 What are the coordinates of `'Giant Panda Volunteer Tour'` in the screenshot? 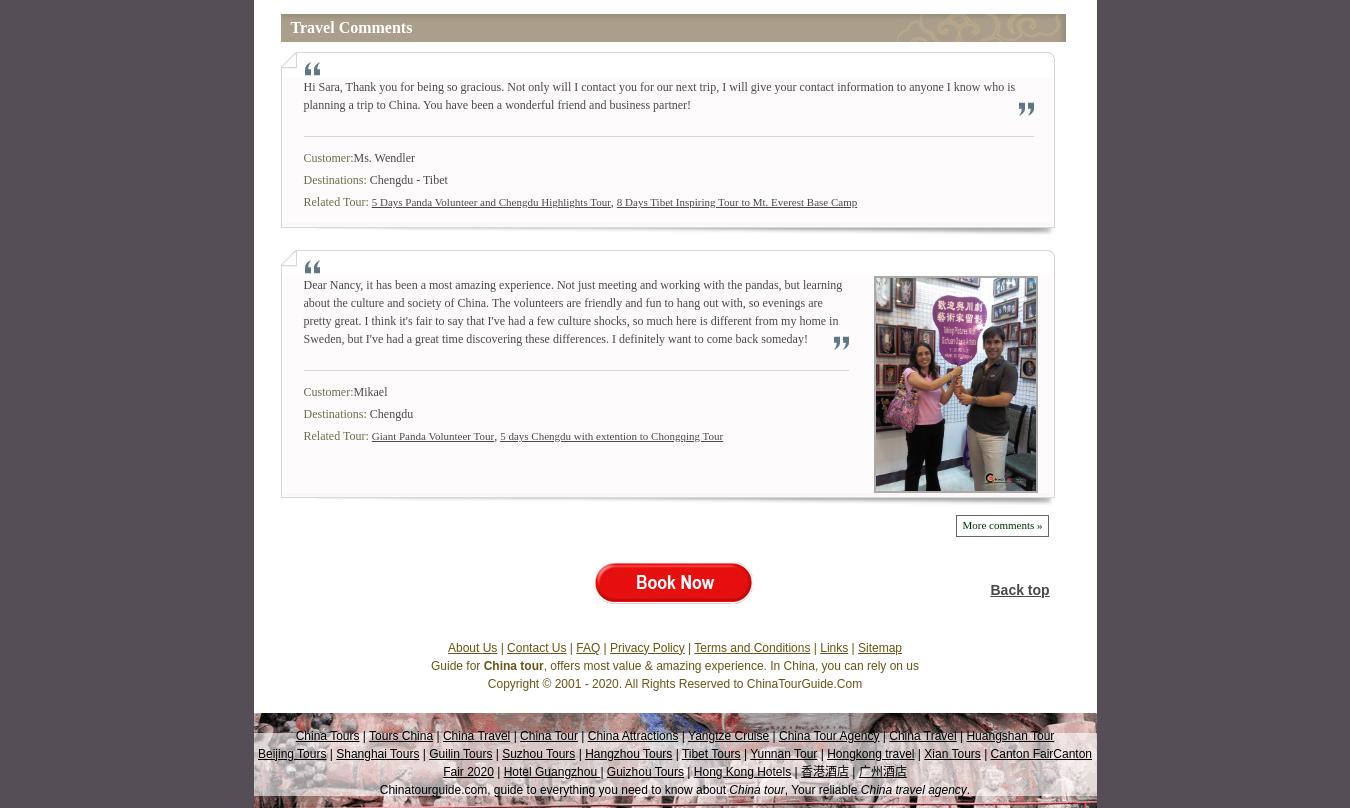 It's located at (432, 435).